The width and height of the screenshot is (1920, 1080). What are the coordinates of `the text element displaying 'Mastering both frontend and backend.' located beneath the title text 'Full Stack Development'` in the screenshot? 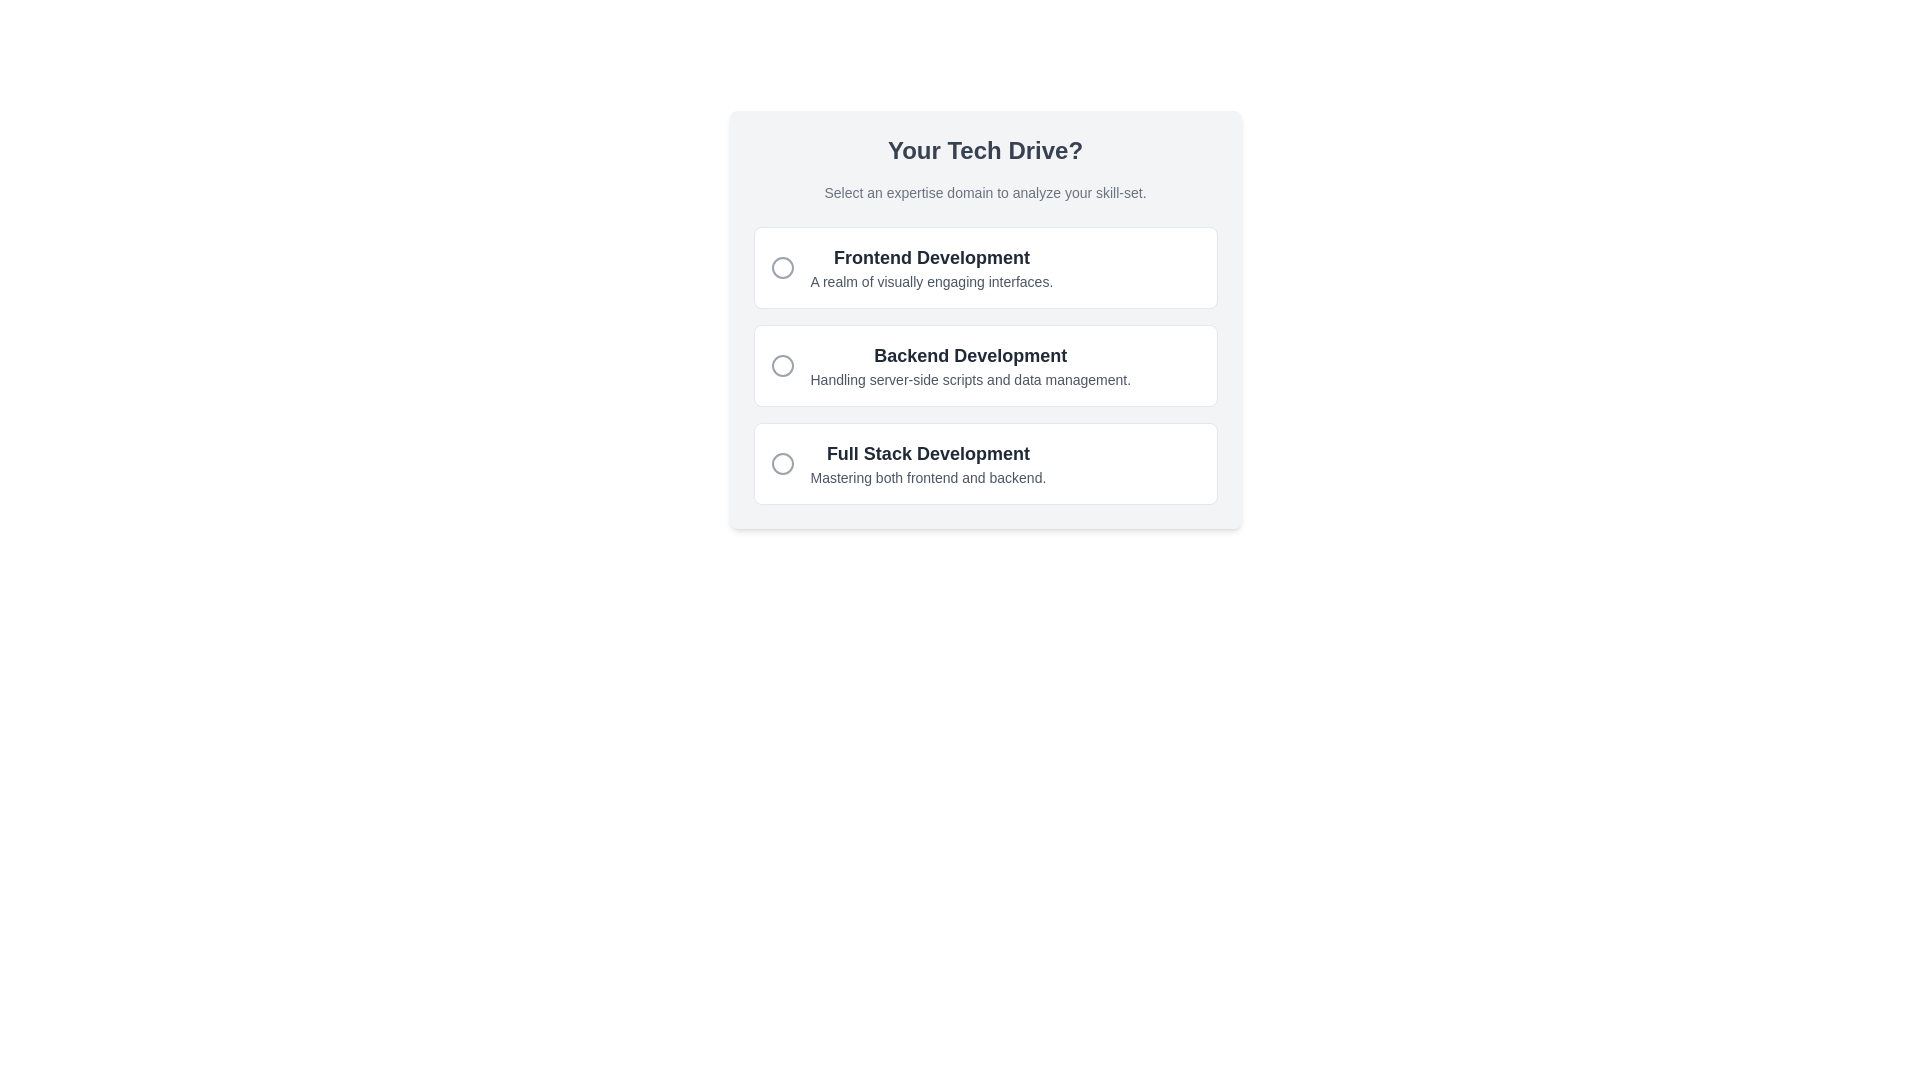 It's located at (927, 478).